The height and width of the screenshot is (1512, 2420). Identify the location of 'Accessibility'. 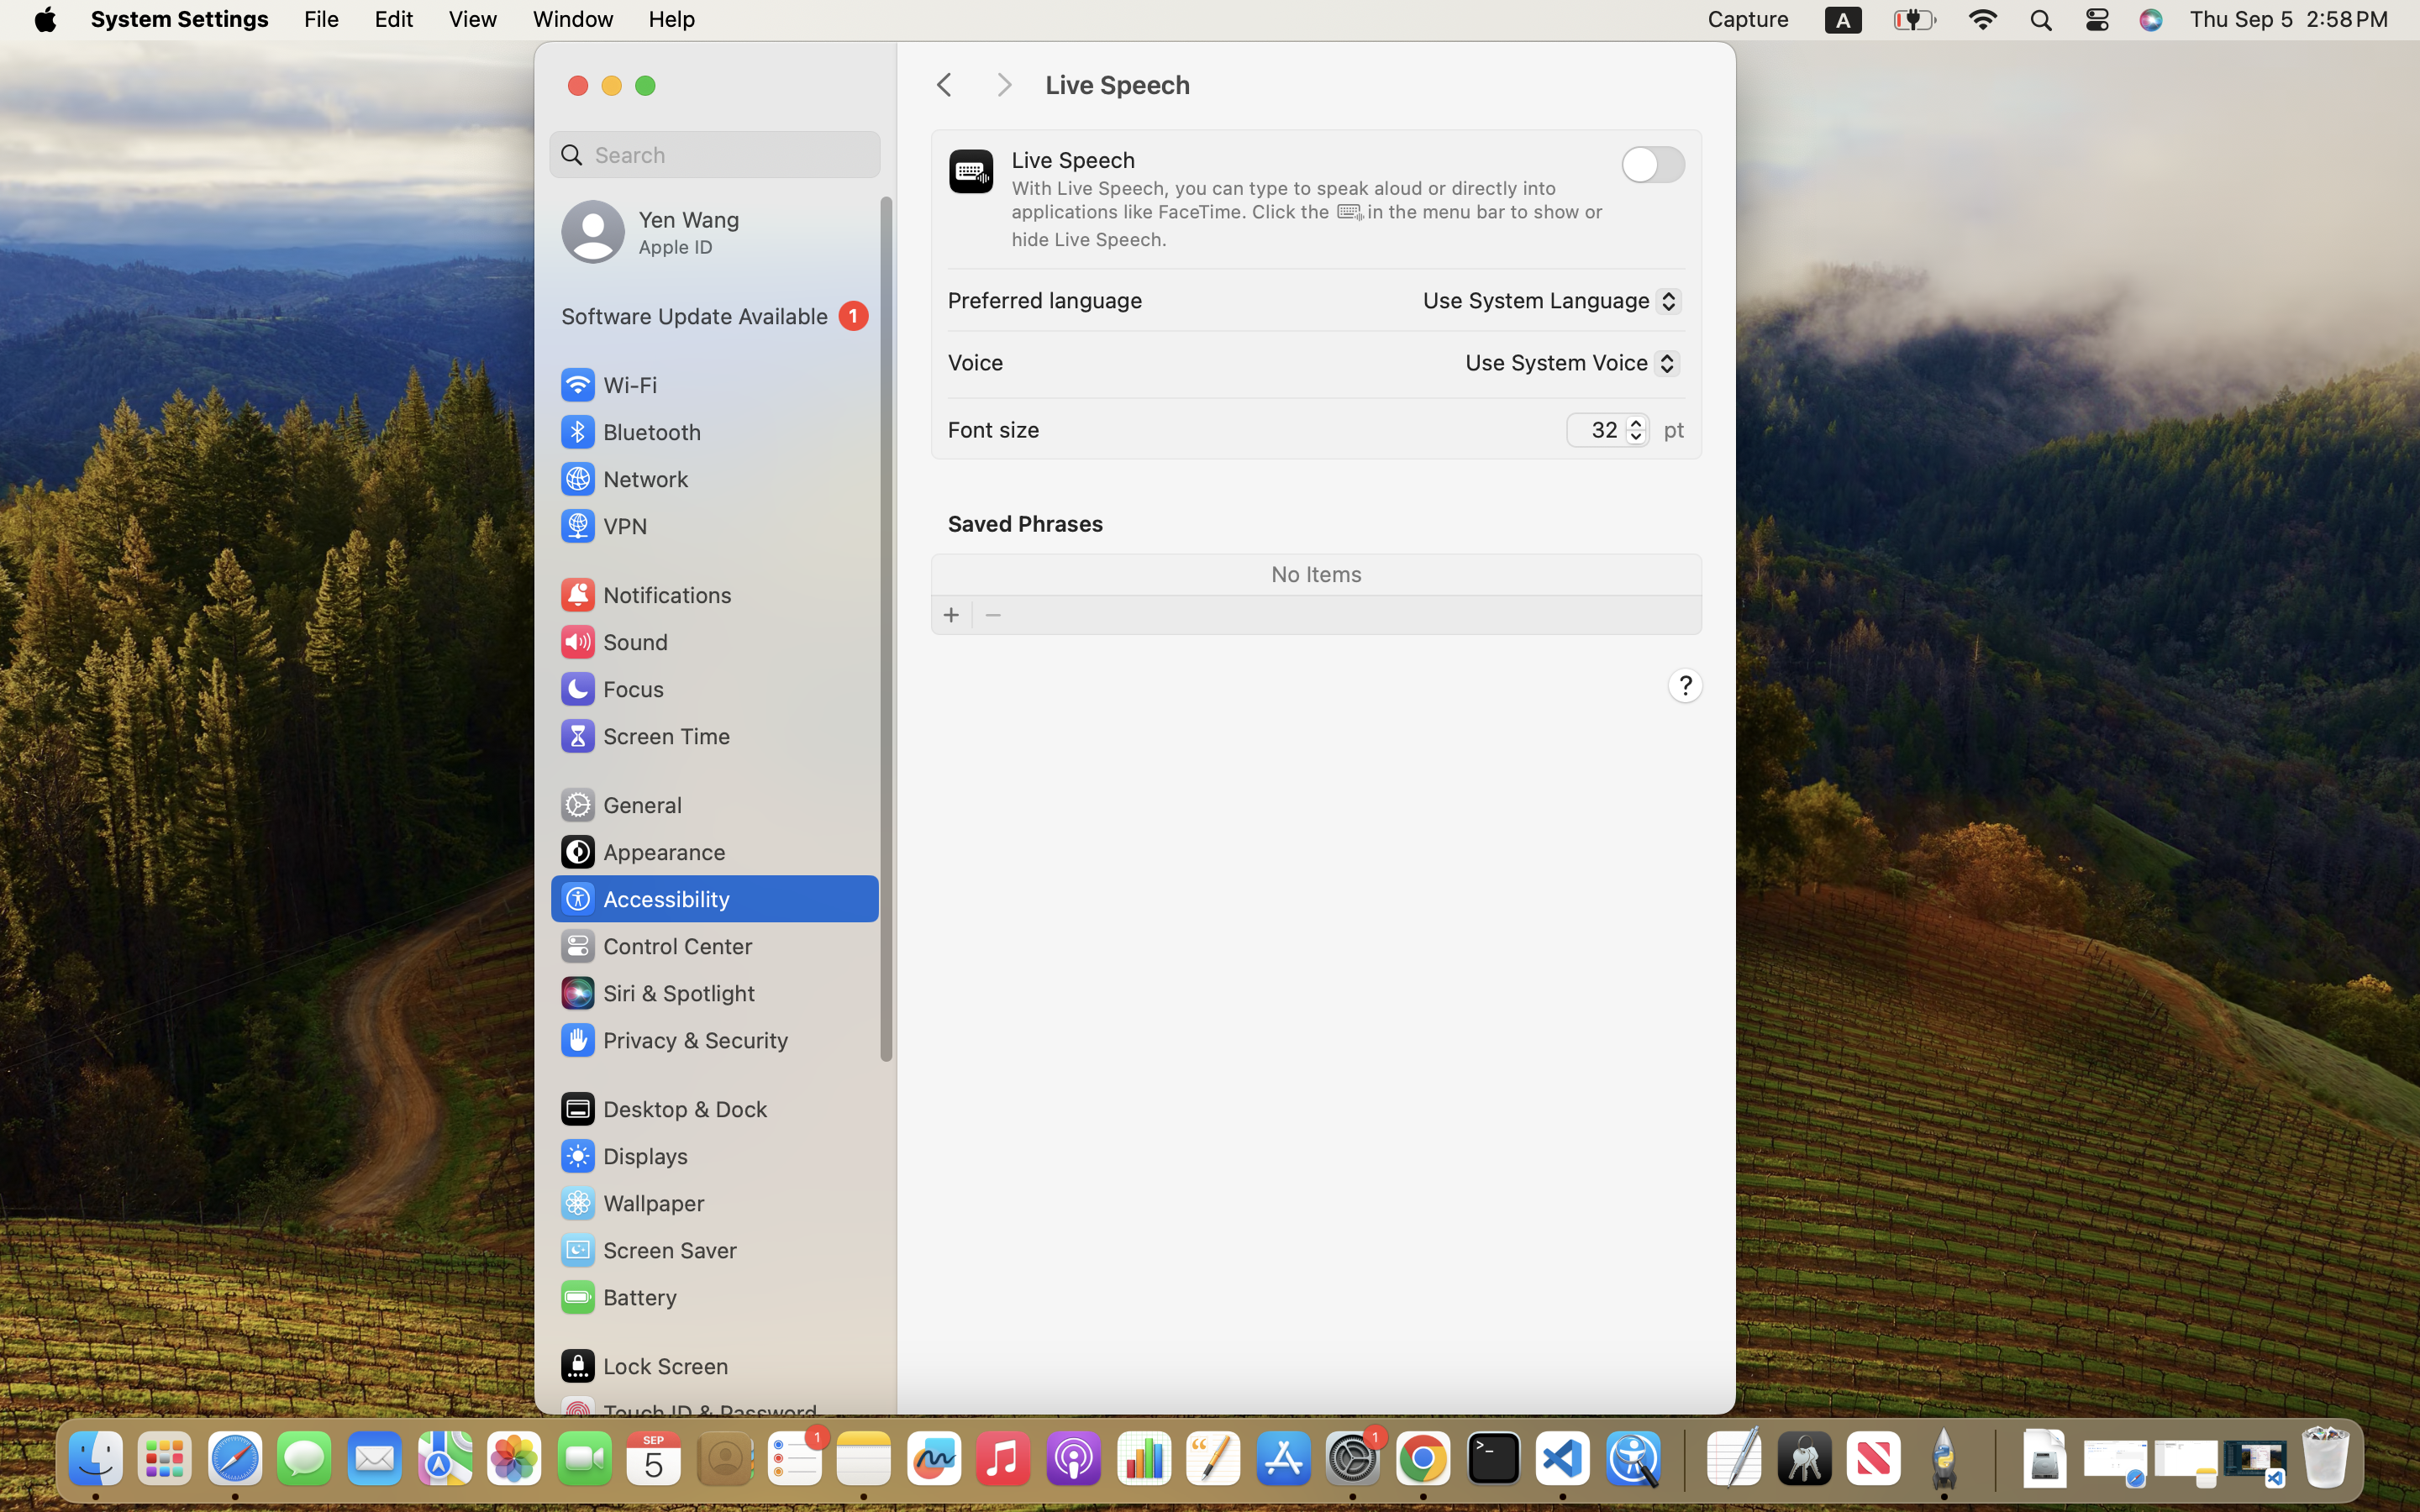
(644, 897).